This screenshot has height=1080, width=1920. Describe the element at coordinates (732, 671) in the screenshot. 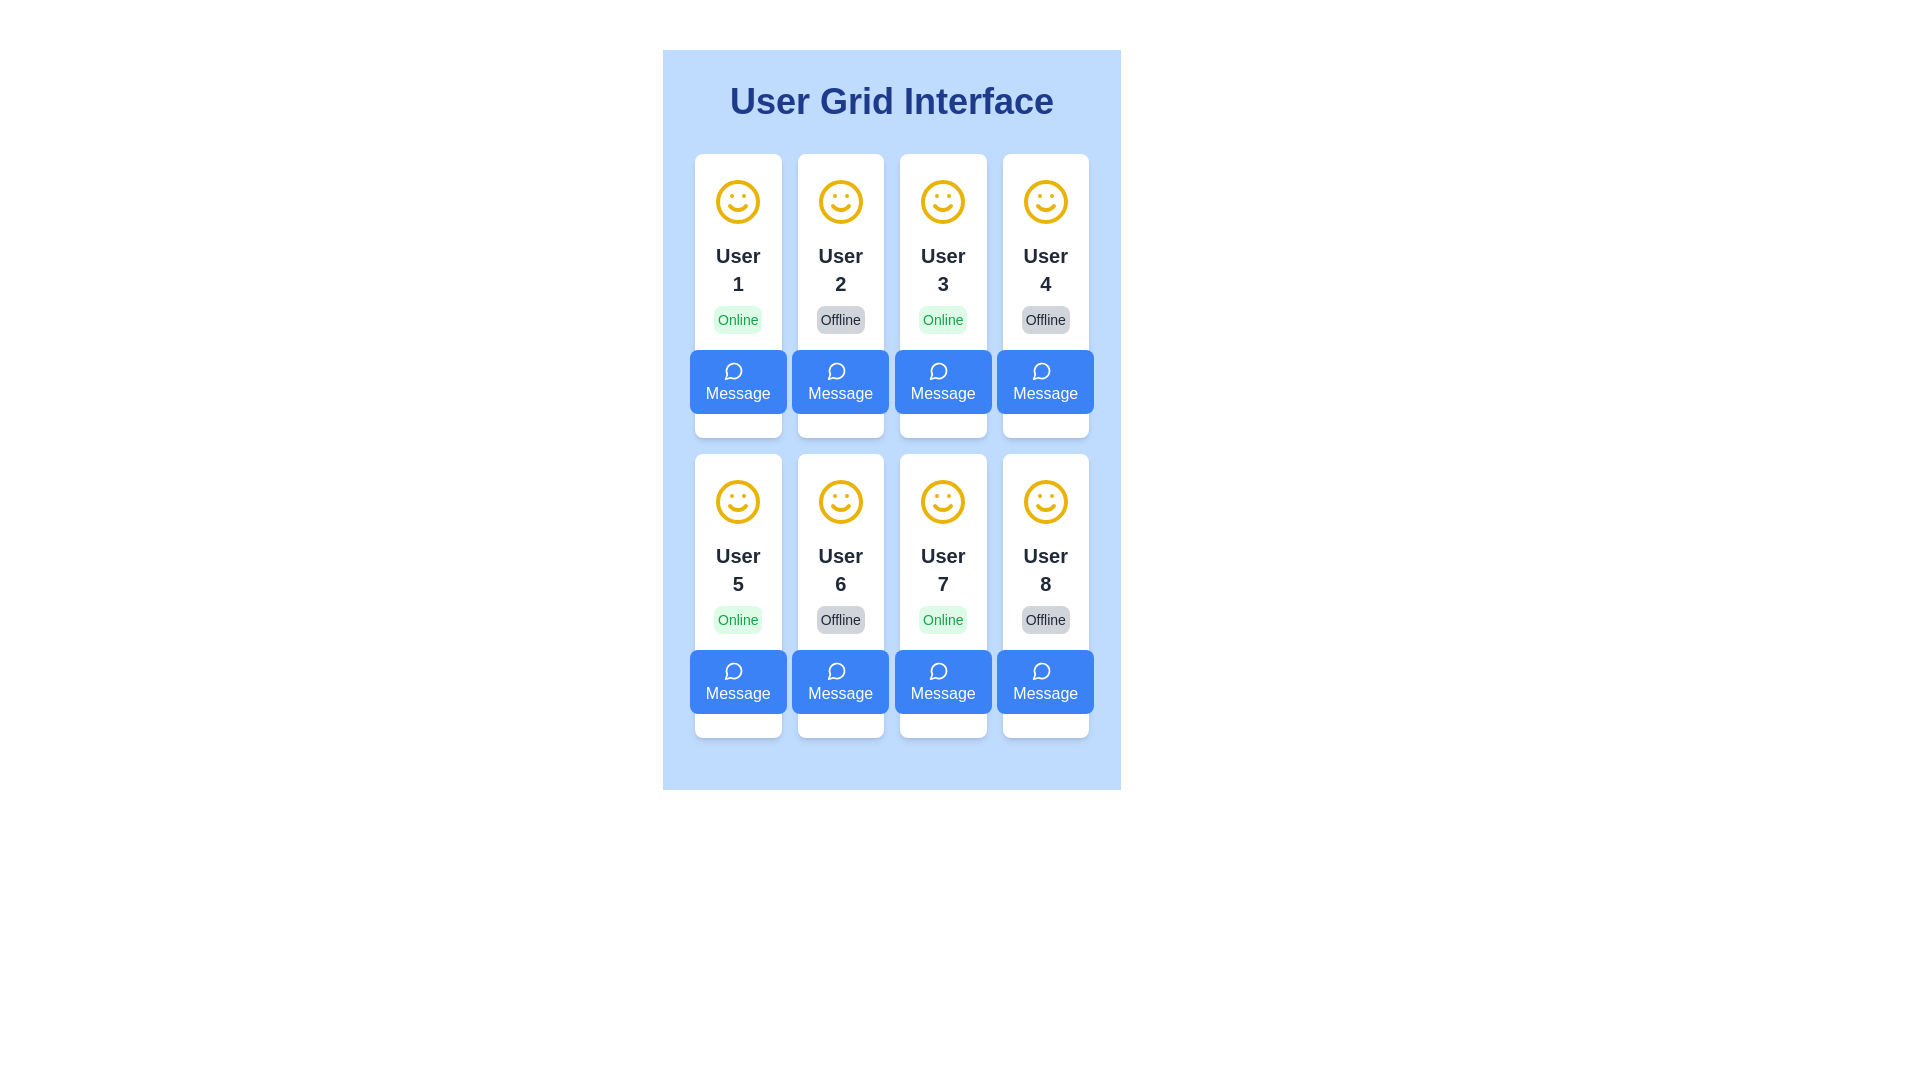

I see `the icon within the 'Message' button located under the 'User 5' section in the bottom-left part of the interface` at that location.